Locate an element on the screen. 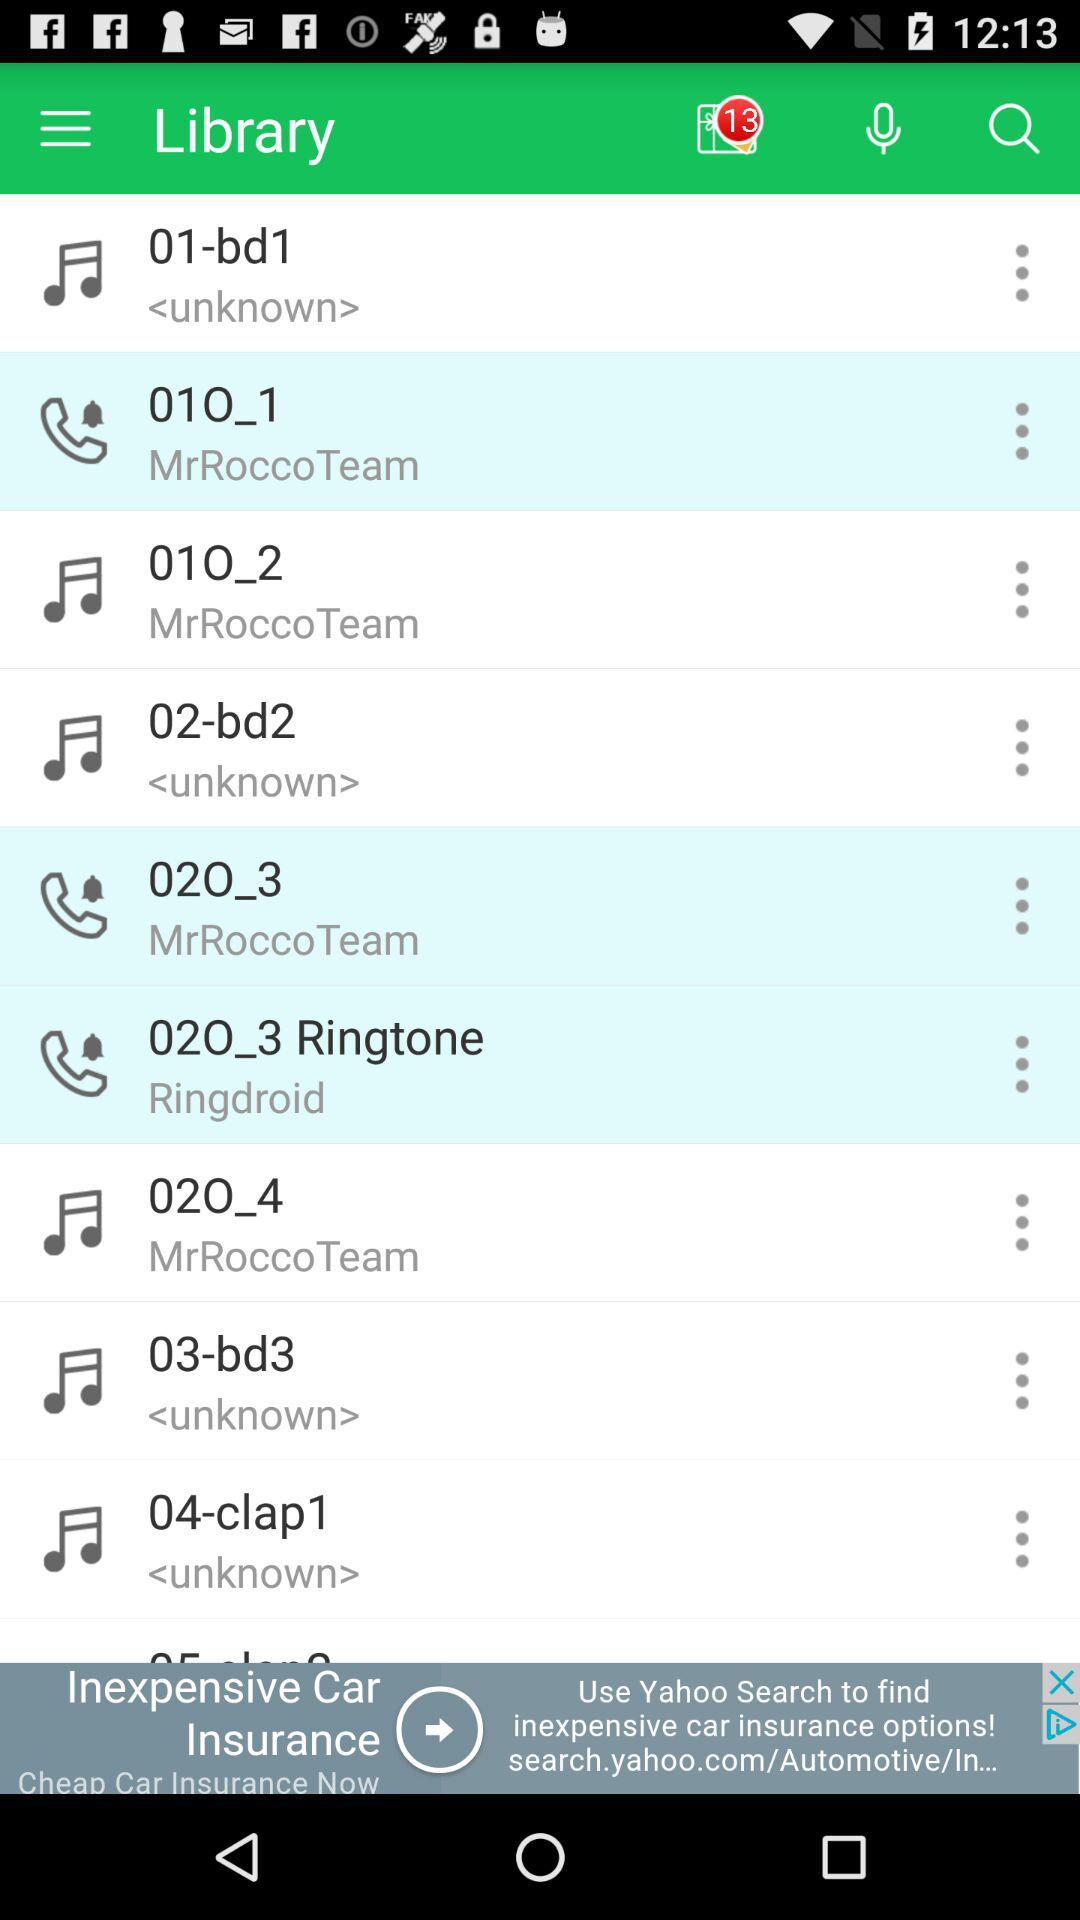 The width and height of the screenshot is (1080, 1920). see more options is located at coordinates (1022, 588).